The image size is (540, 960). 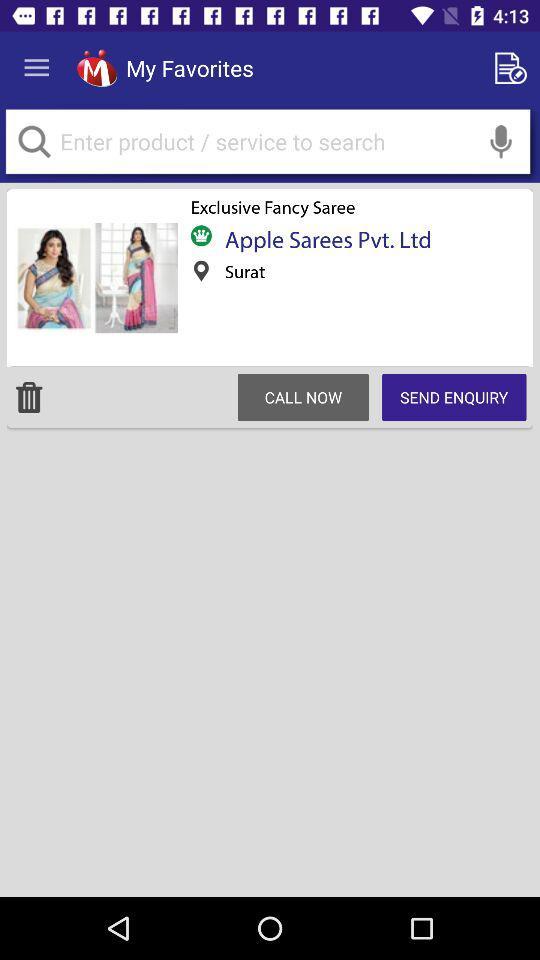 What do you see at coordinates (28, 396) in the screenshot?
I see `icon to the left of call now item` at bounding box center [28, 396].